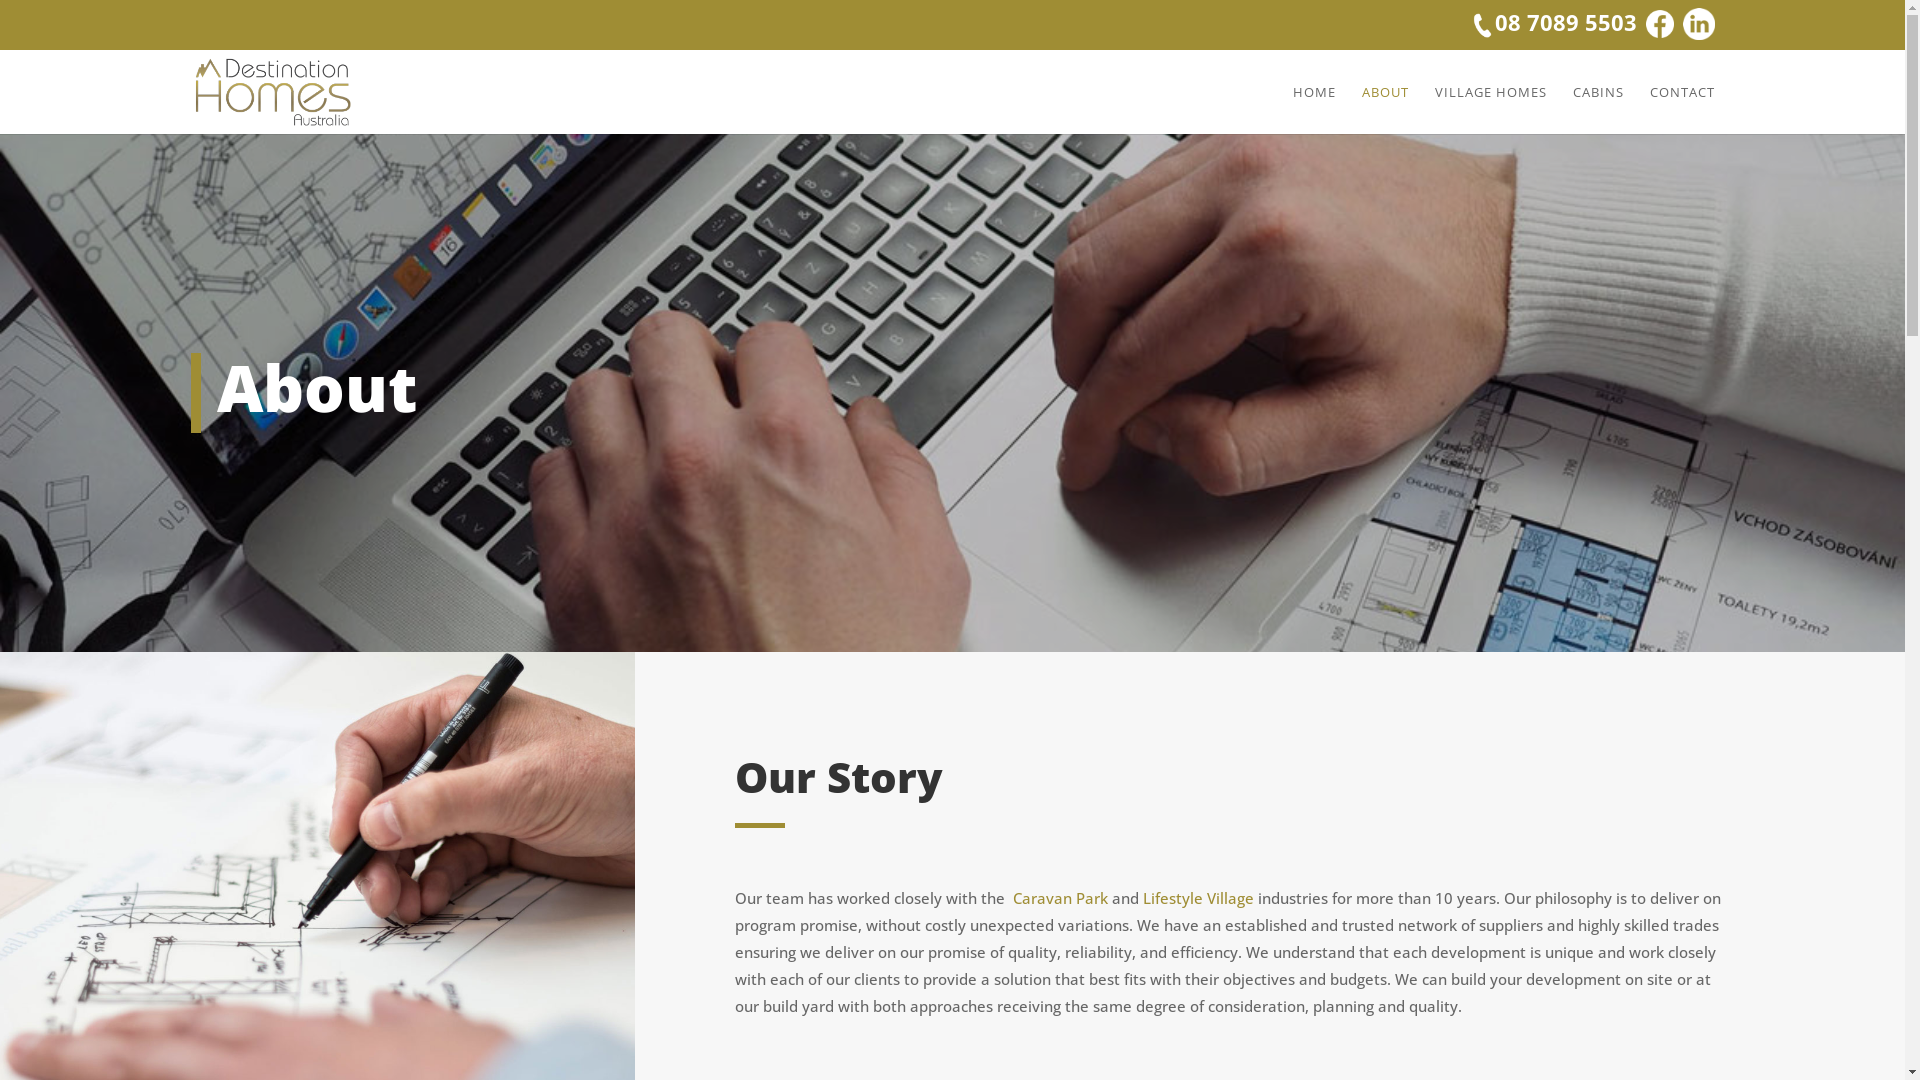 This screenshot has width=1920, height=1080. I want to click on 'CABINS', so click(1596, 109).